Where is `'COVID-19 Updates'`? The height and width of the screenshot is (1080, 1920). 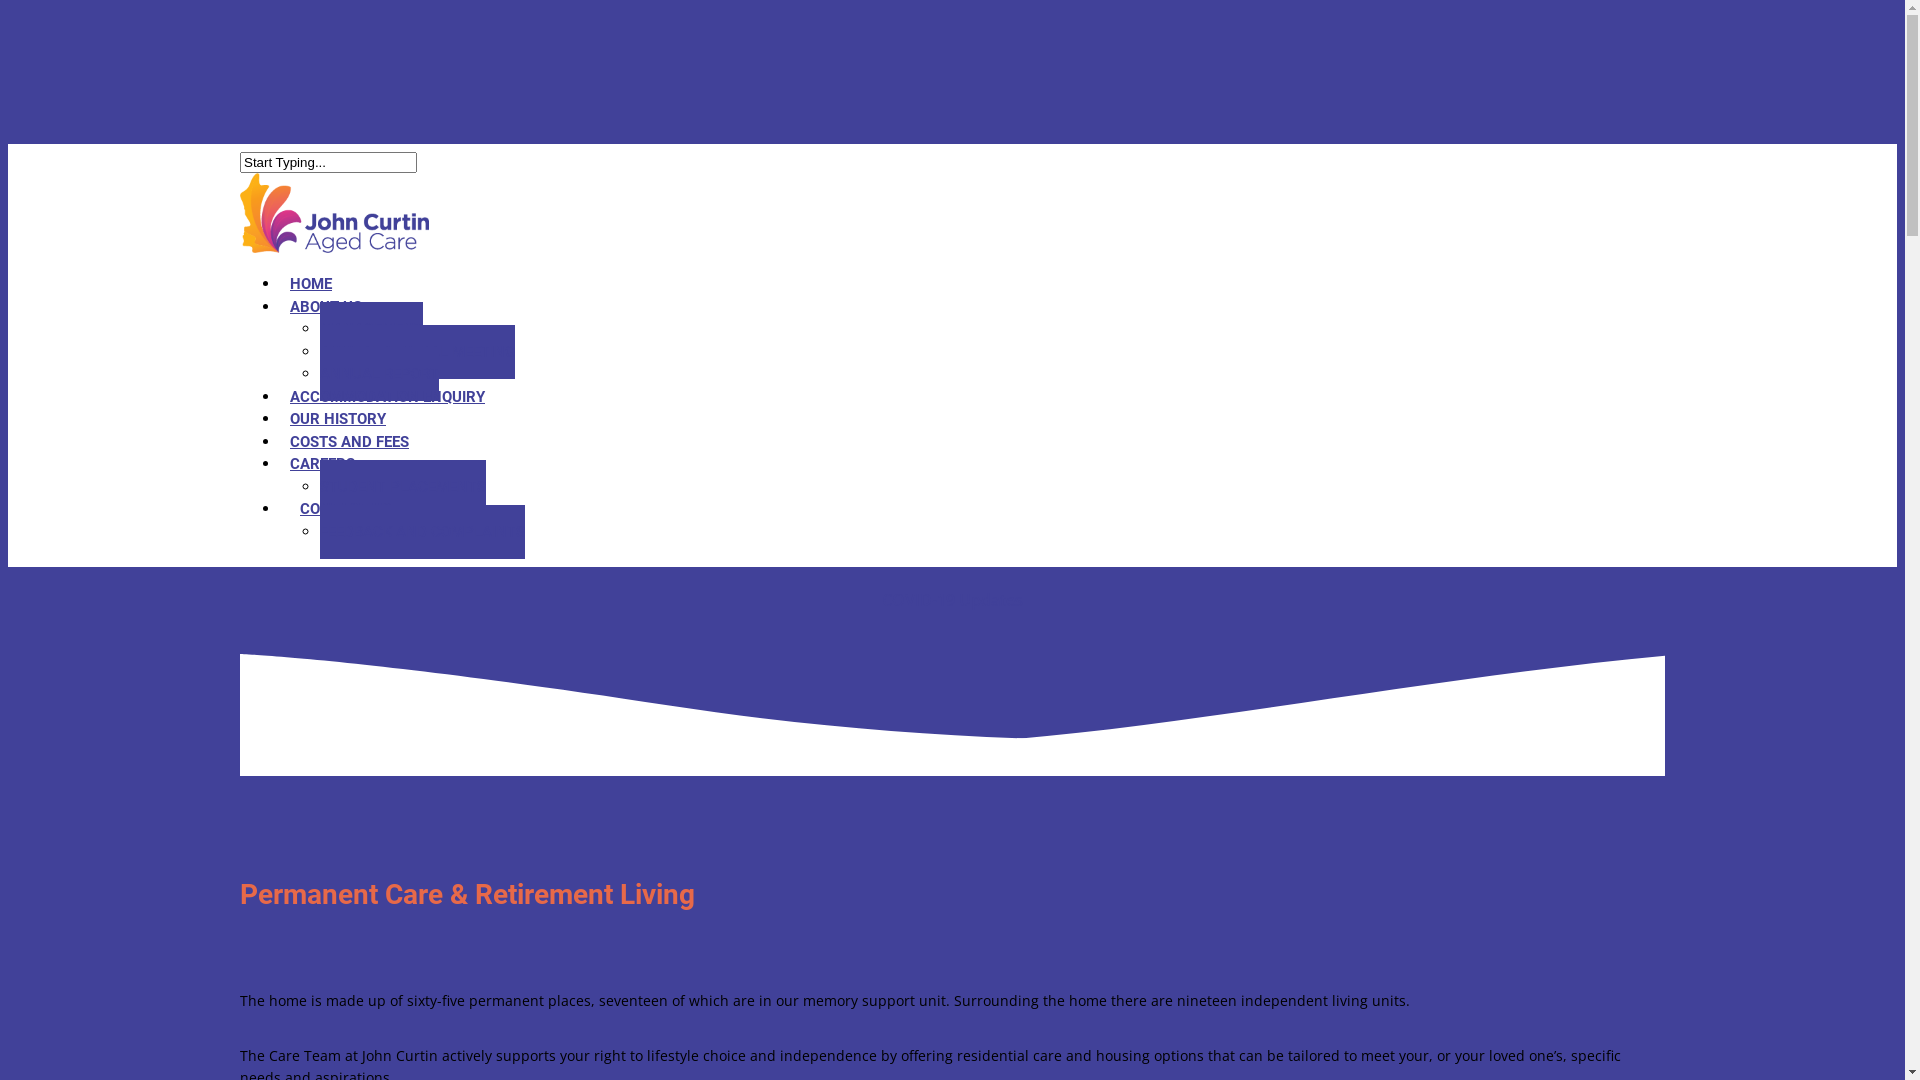 'COVID-19 Updates' is located at coordinates (951, 599).